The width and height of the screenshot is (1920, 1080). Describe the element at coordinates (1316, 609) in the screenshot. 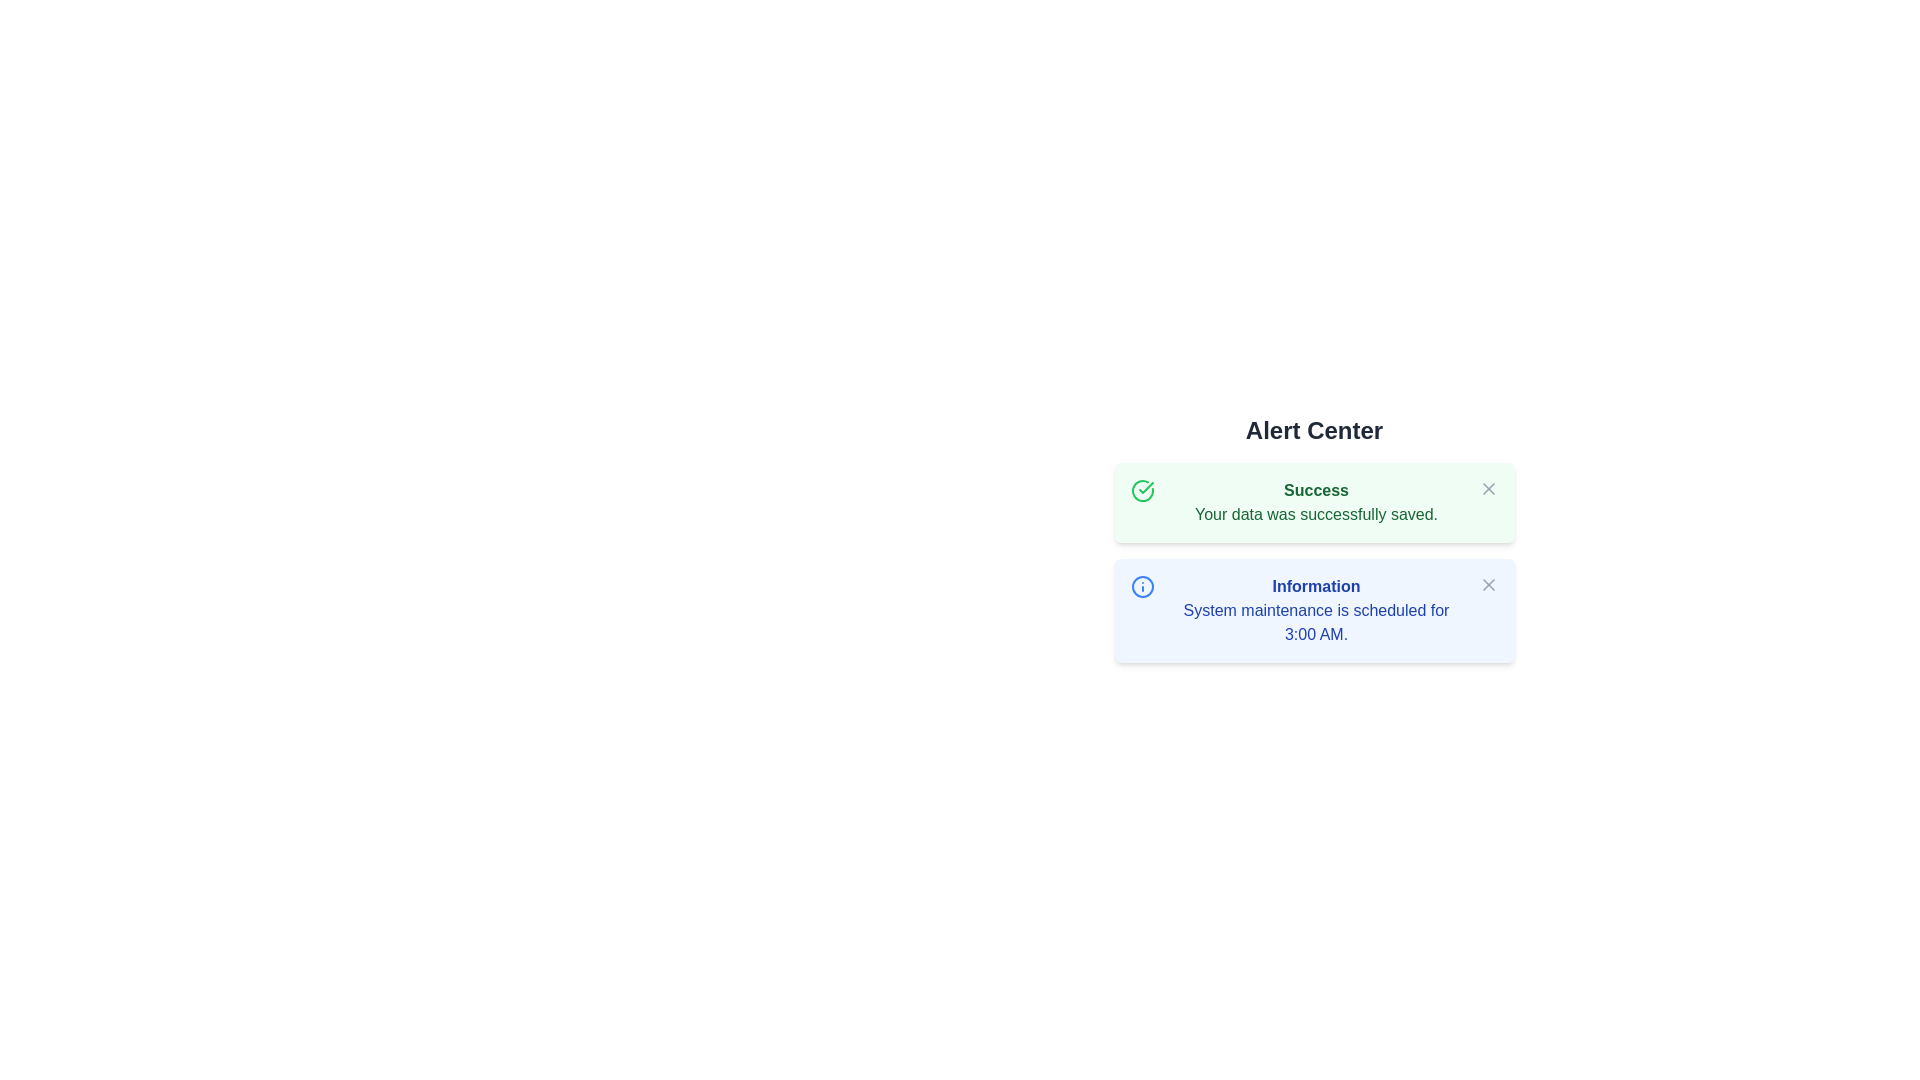

I see `the text-based notification about scheduled system maintenance located in the second notification box of the 'Alert Center' interface, directly beneath the 'Success' notification message` at that location.